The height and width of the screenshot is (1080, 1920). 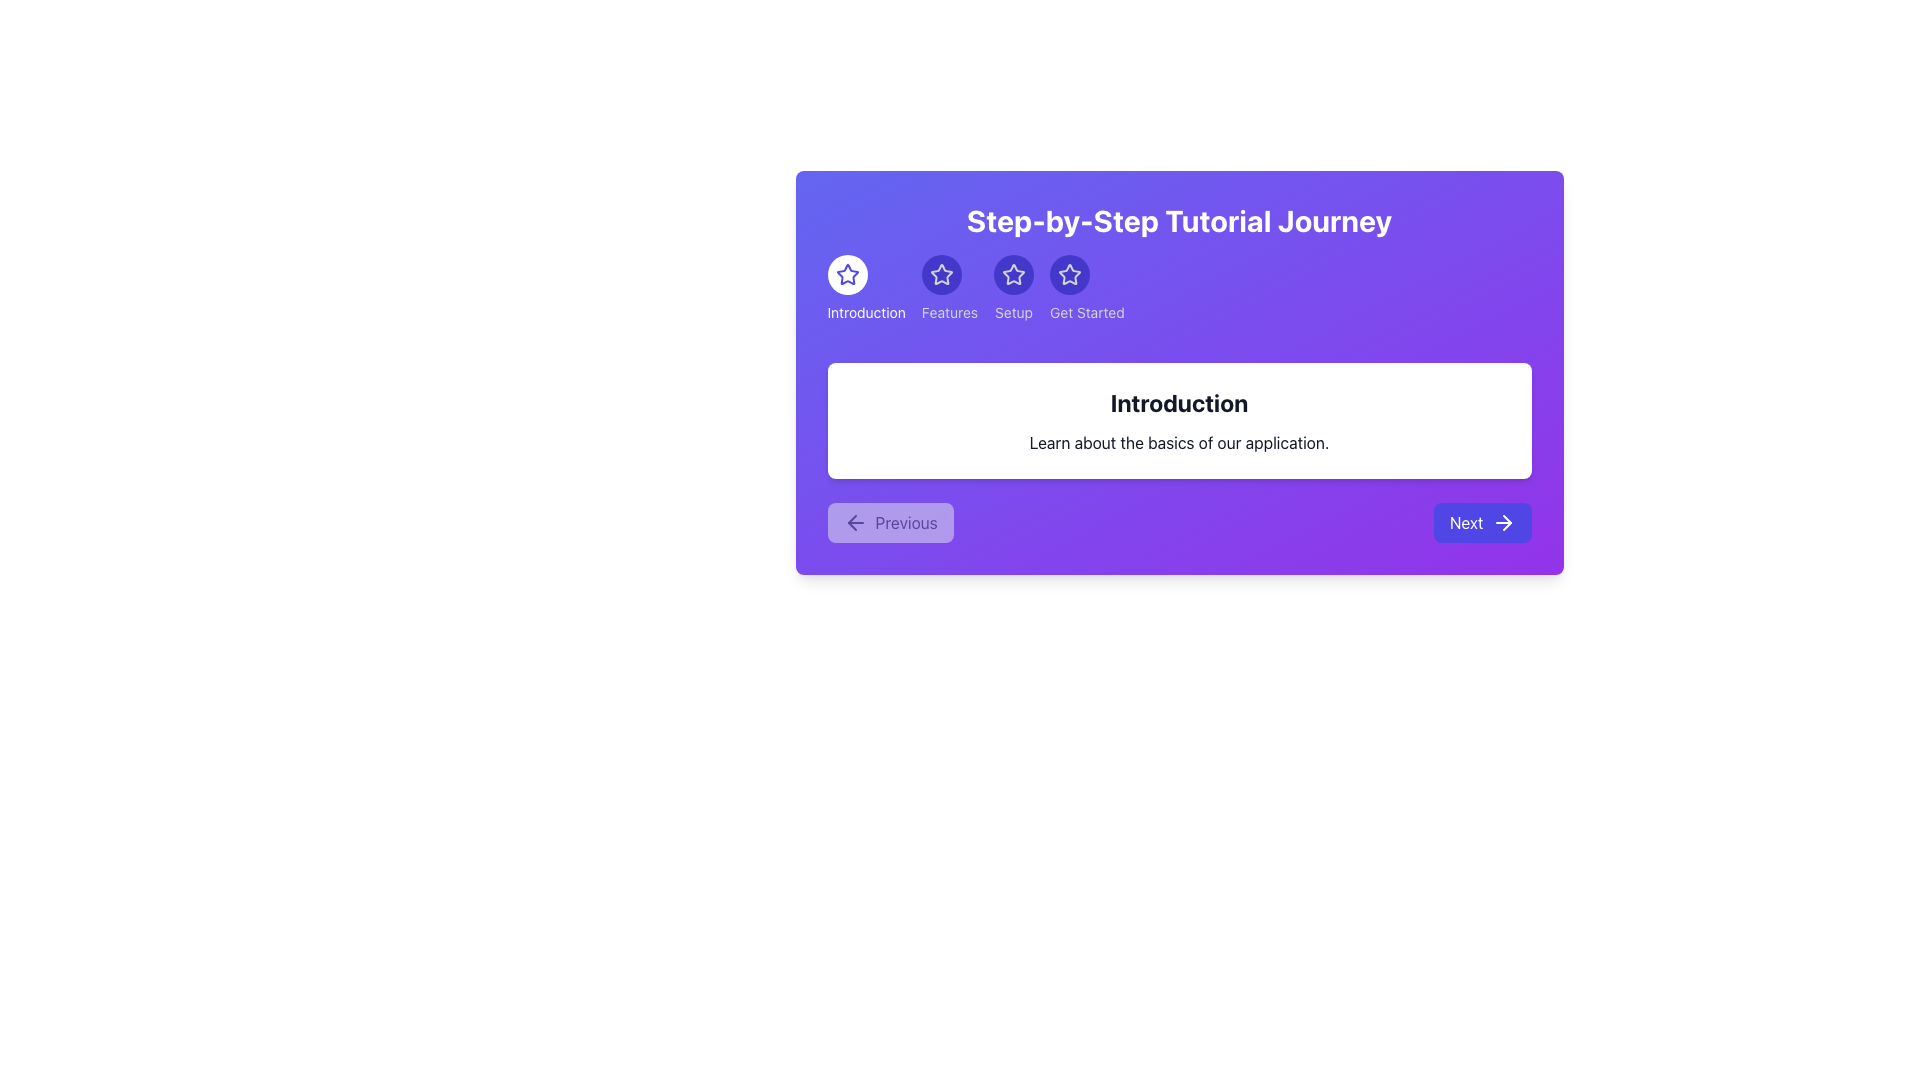 I want to click on the circular blue button with a white outlined star icon labeled 'Setup' in the navigation bar of the 'Step-by-Step Tutorial Journey', so click(x=1013, y=274).